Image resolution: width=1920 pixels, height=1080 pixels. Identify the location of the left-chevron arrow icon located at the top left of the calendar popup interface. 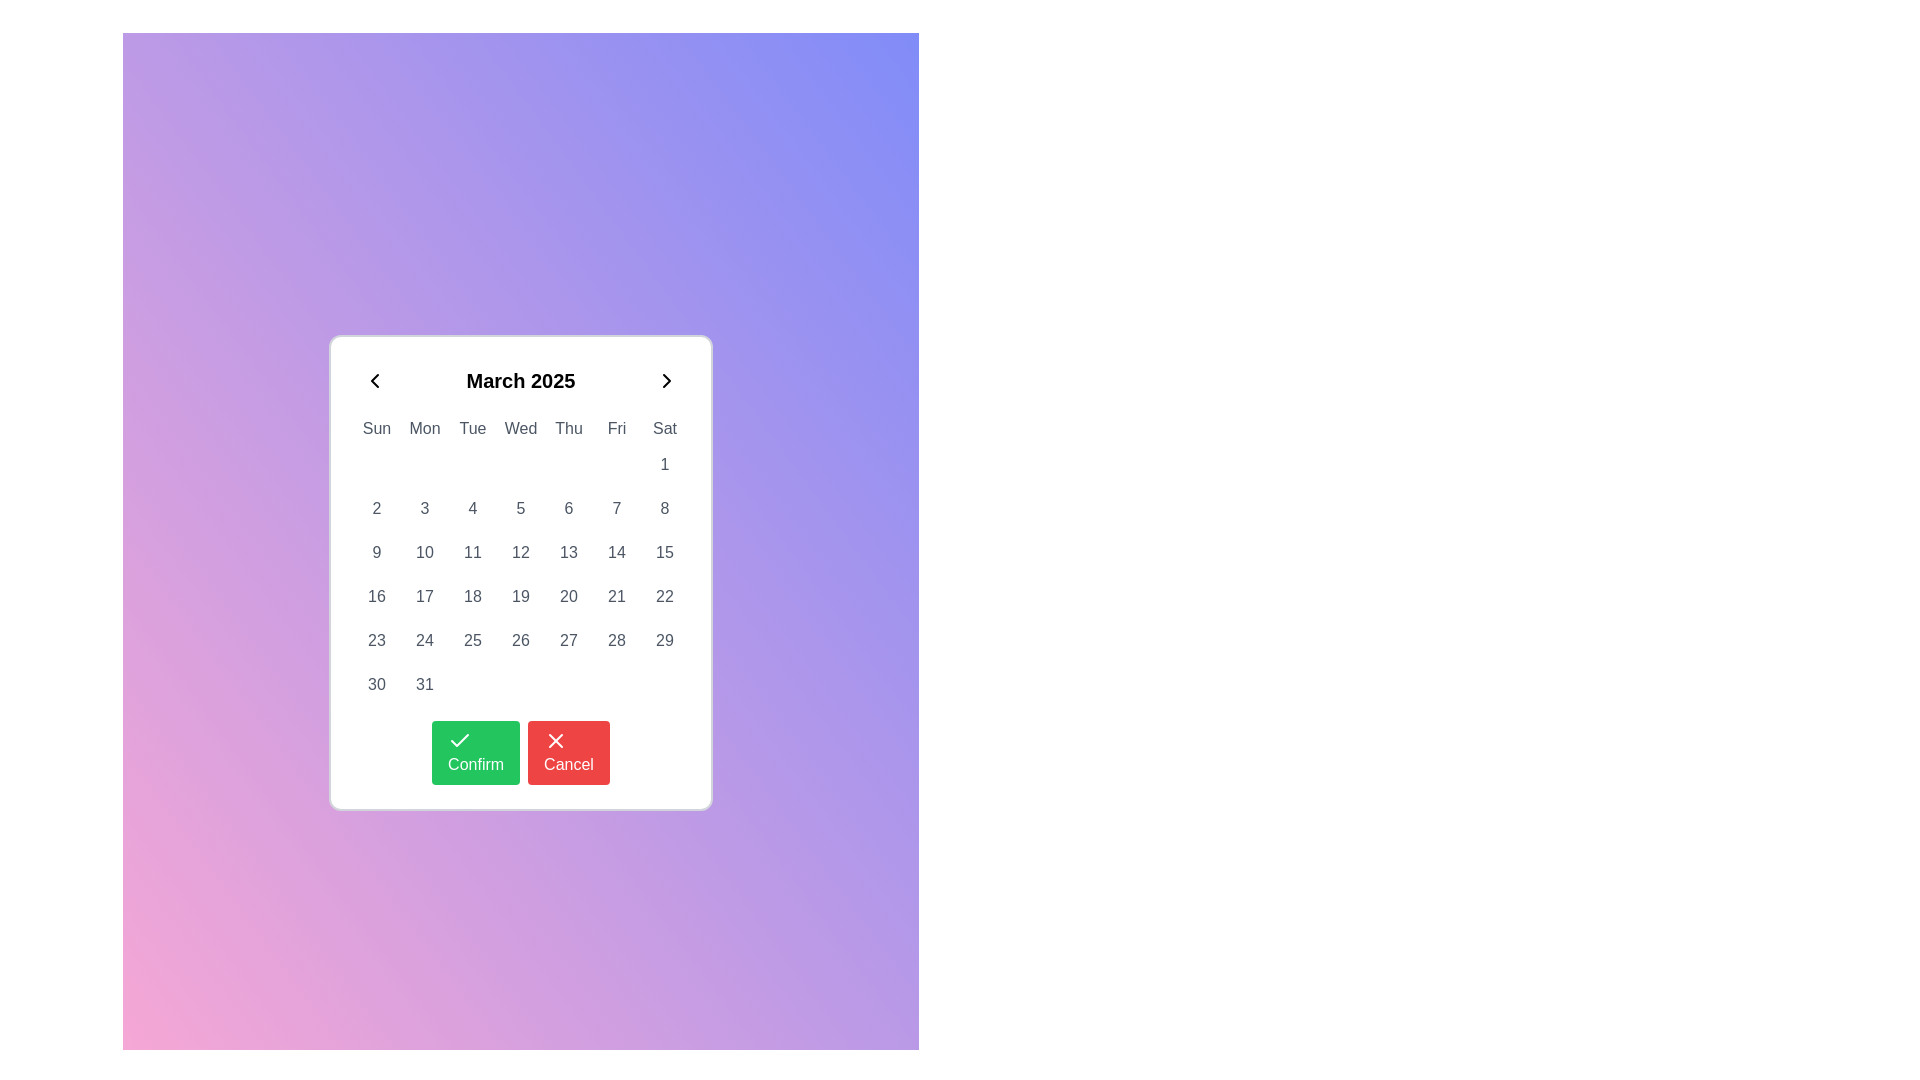
(374, 381).